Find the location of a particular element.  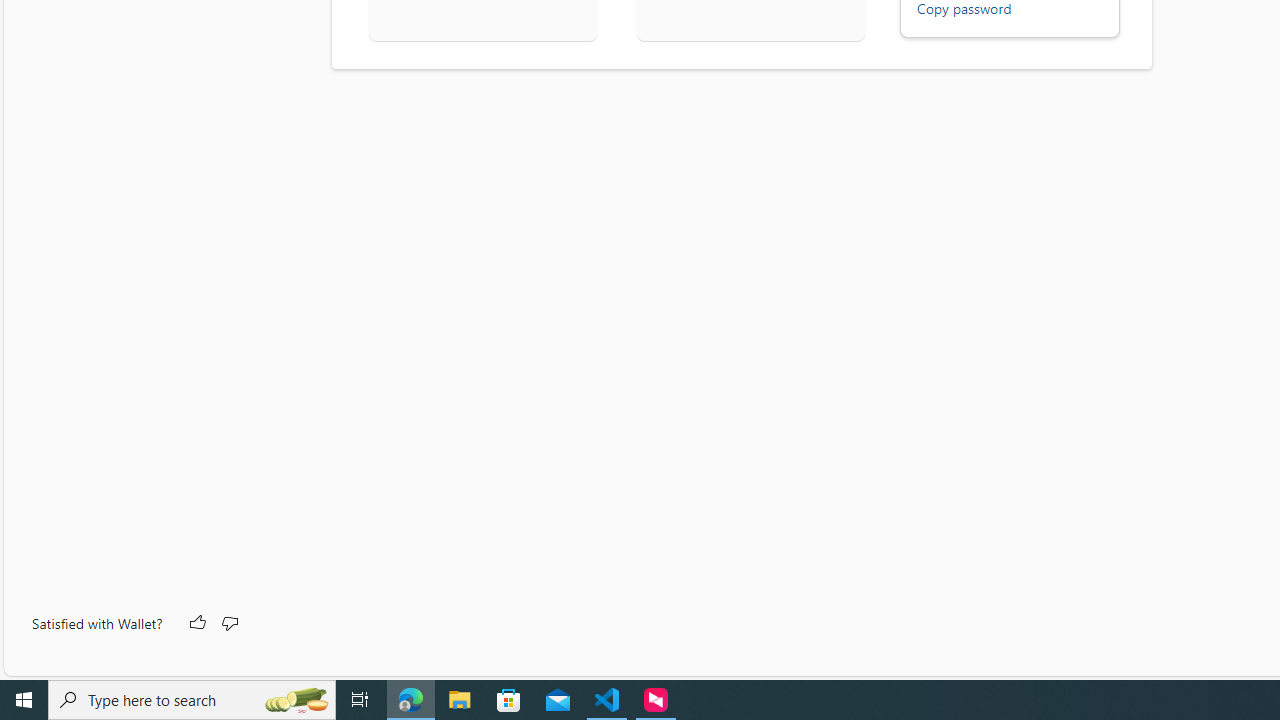

'Like' is located at coordinates (197, 622).